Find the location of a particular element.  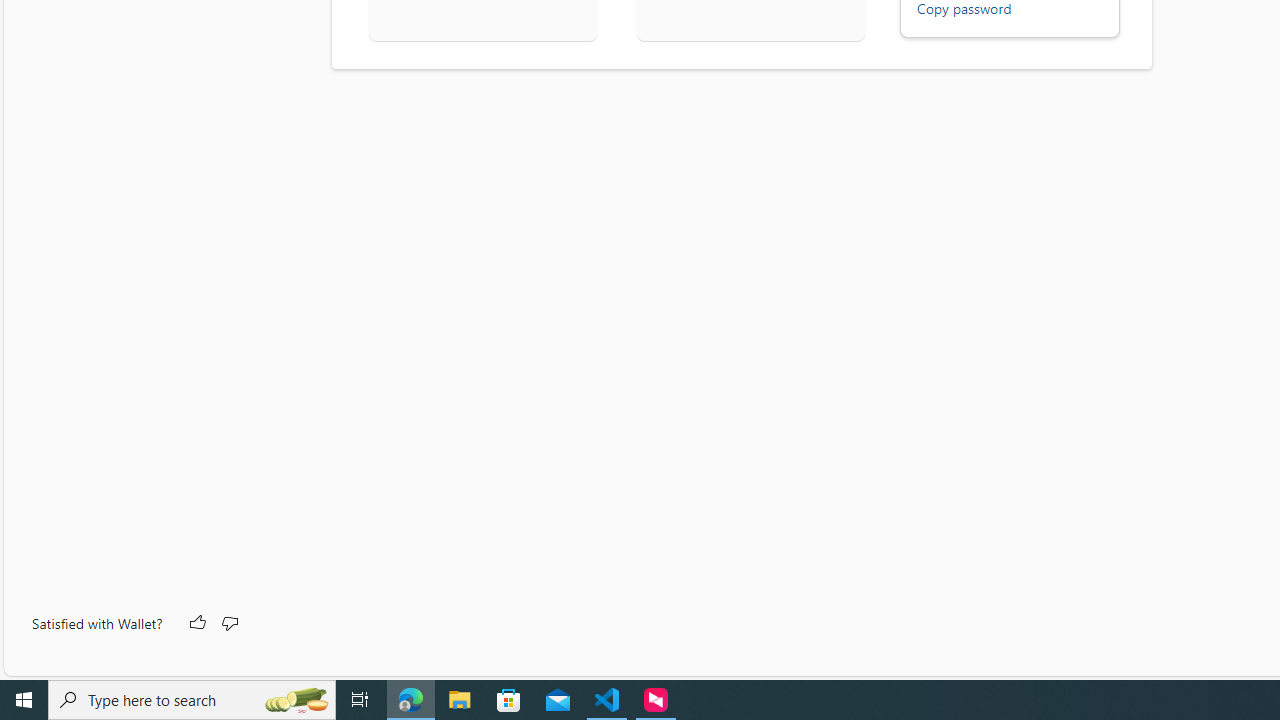

'Like' is located at coordinates (197, 622).